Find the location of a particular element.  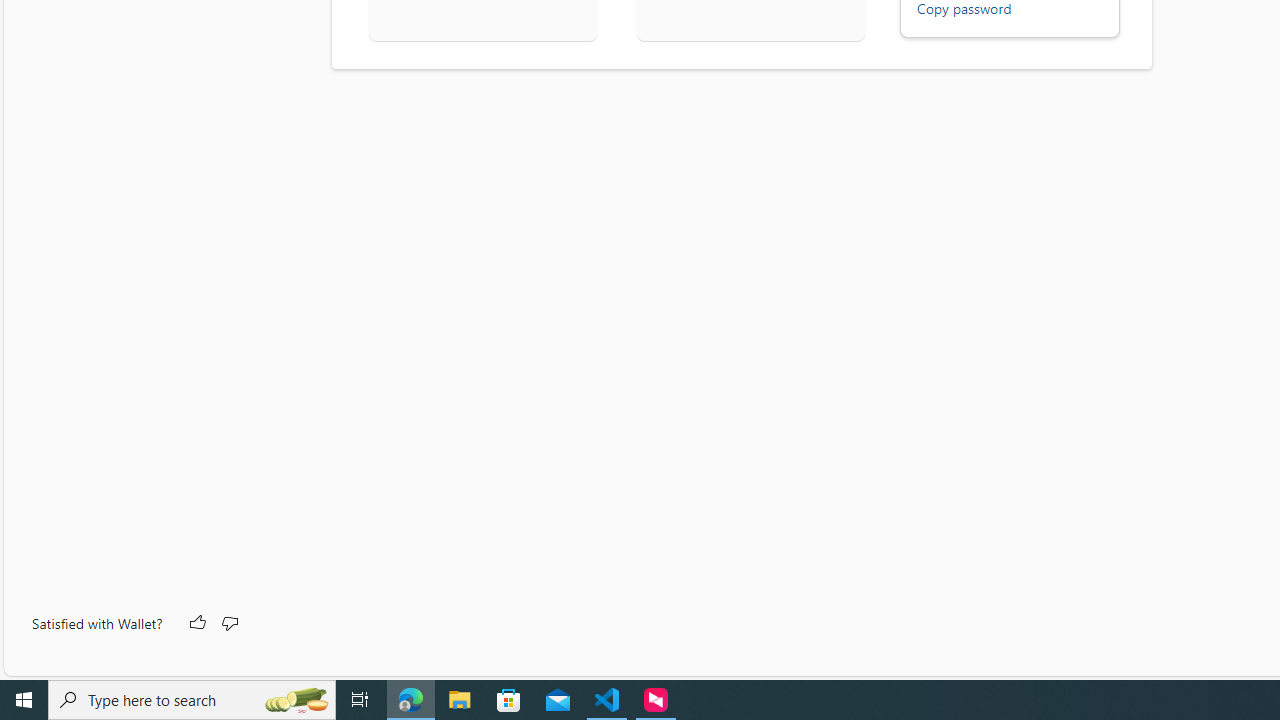

'Like' is located at coordinates (197, 622).